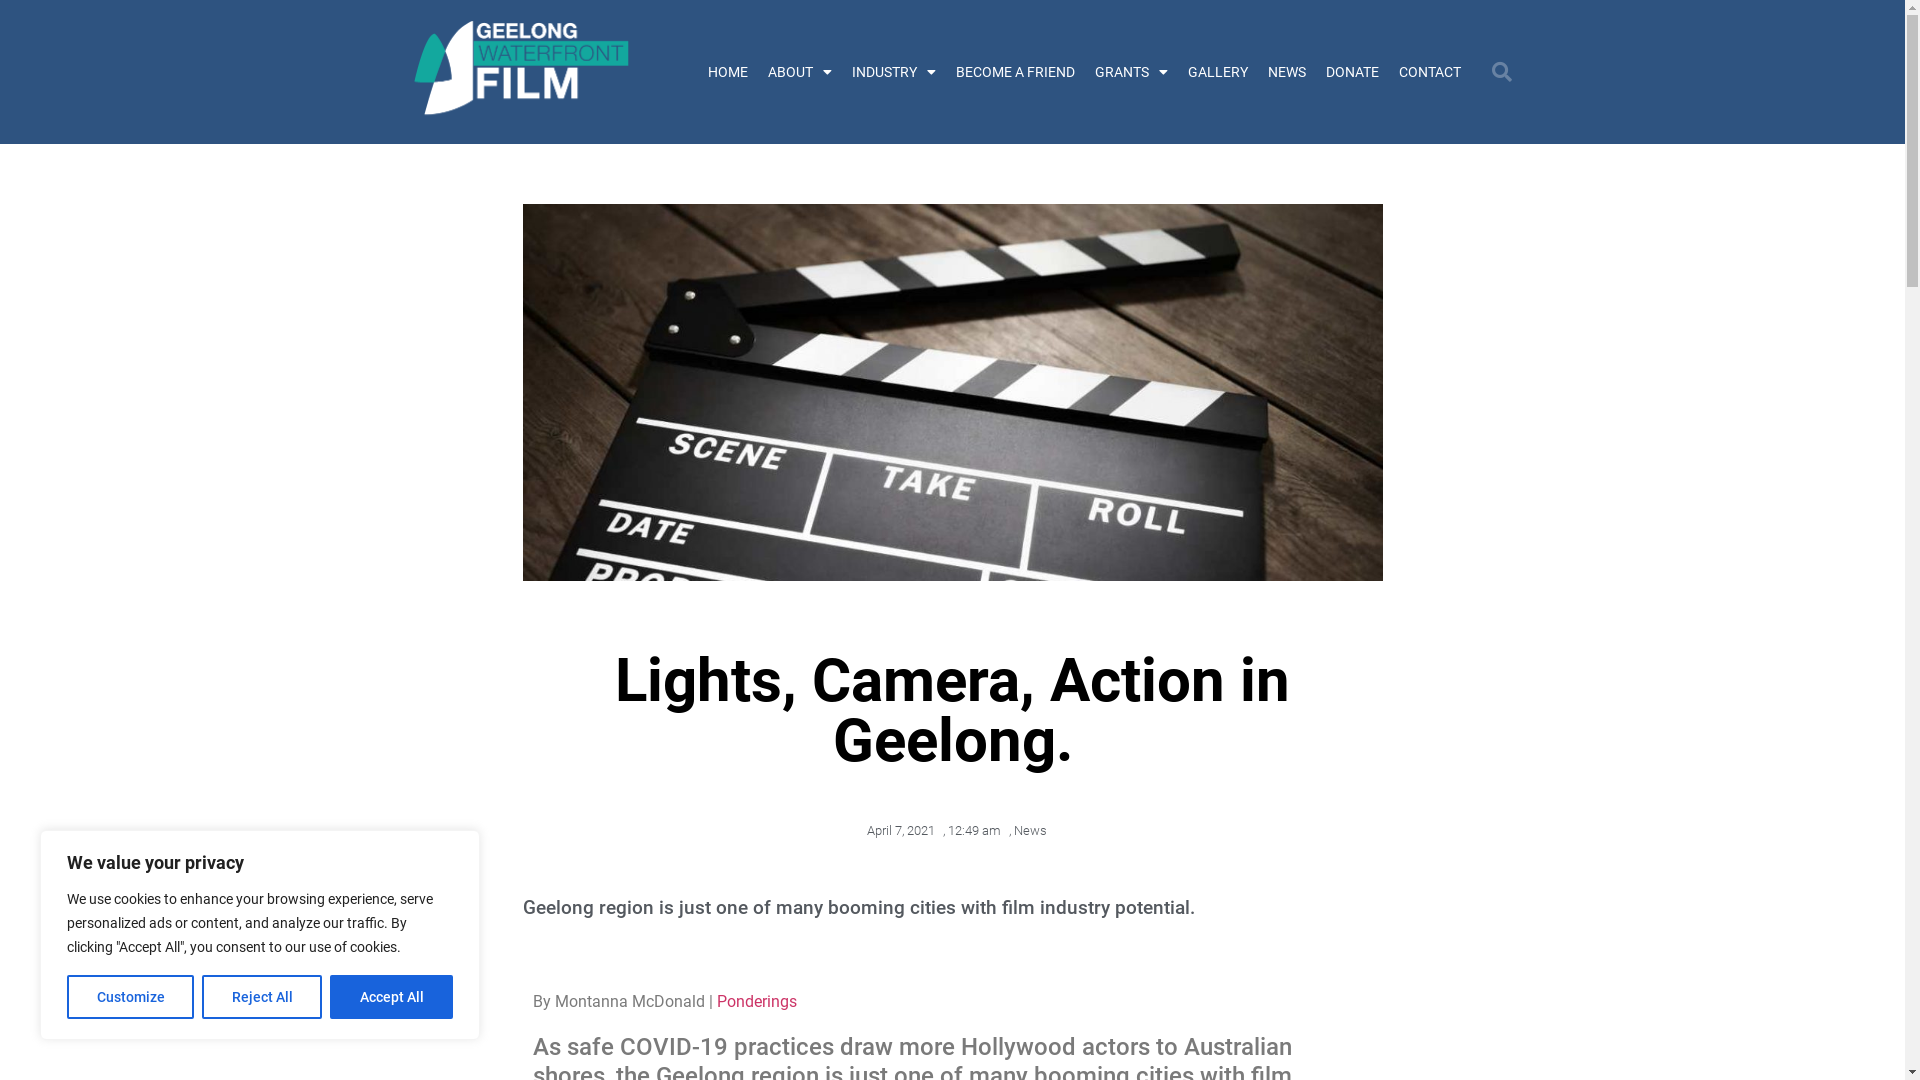  What do you see at coordinates (1217, 71) in the screenshot?
I see `'GALLERY'` at bounding box center [1217, 71].